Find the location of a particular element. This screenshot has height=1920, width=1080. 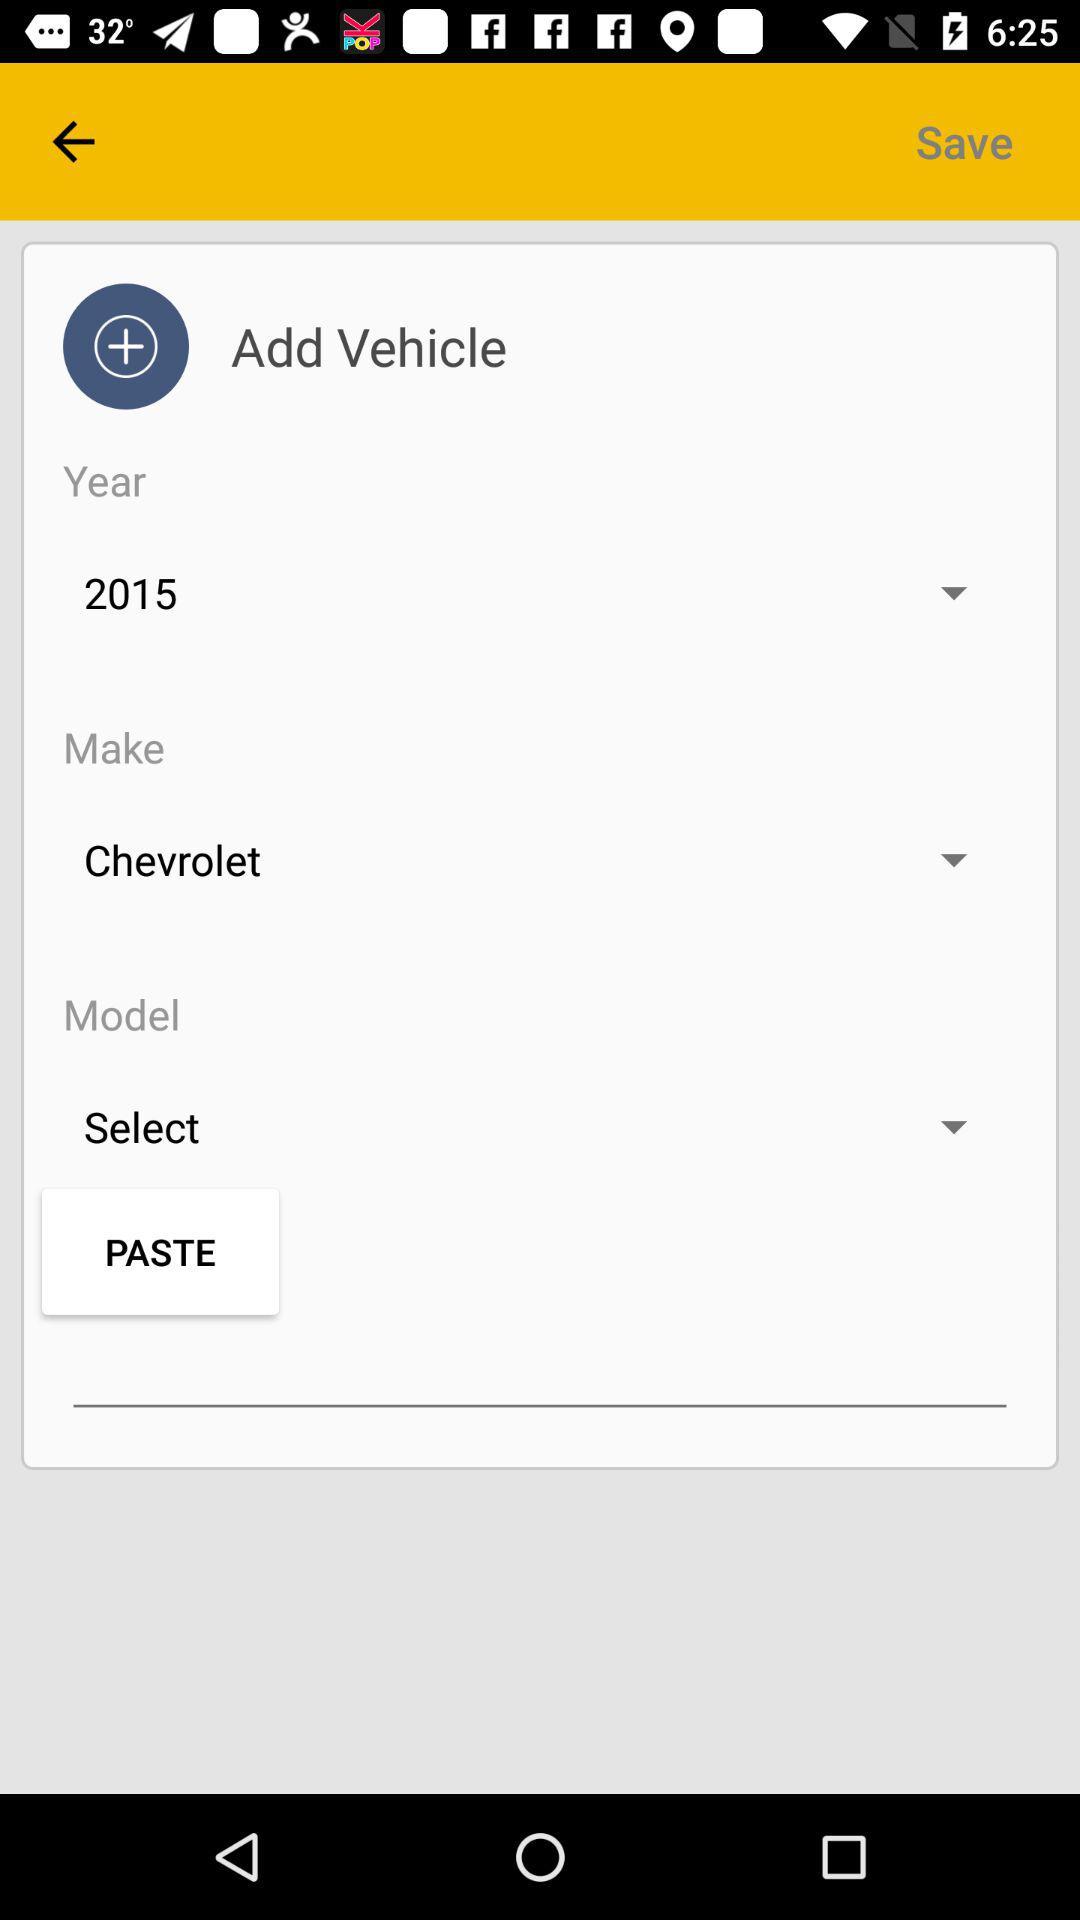

add more icon which is on the left side of add vehicle is located at coordinates (126, 346).